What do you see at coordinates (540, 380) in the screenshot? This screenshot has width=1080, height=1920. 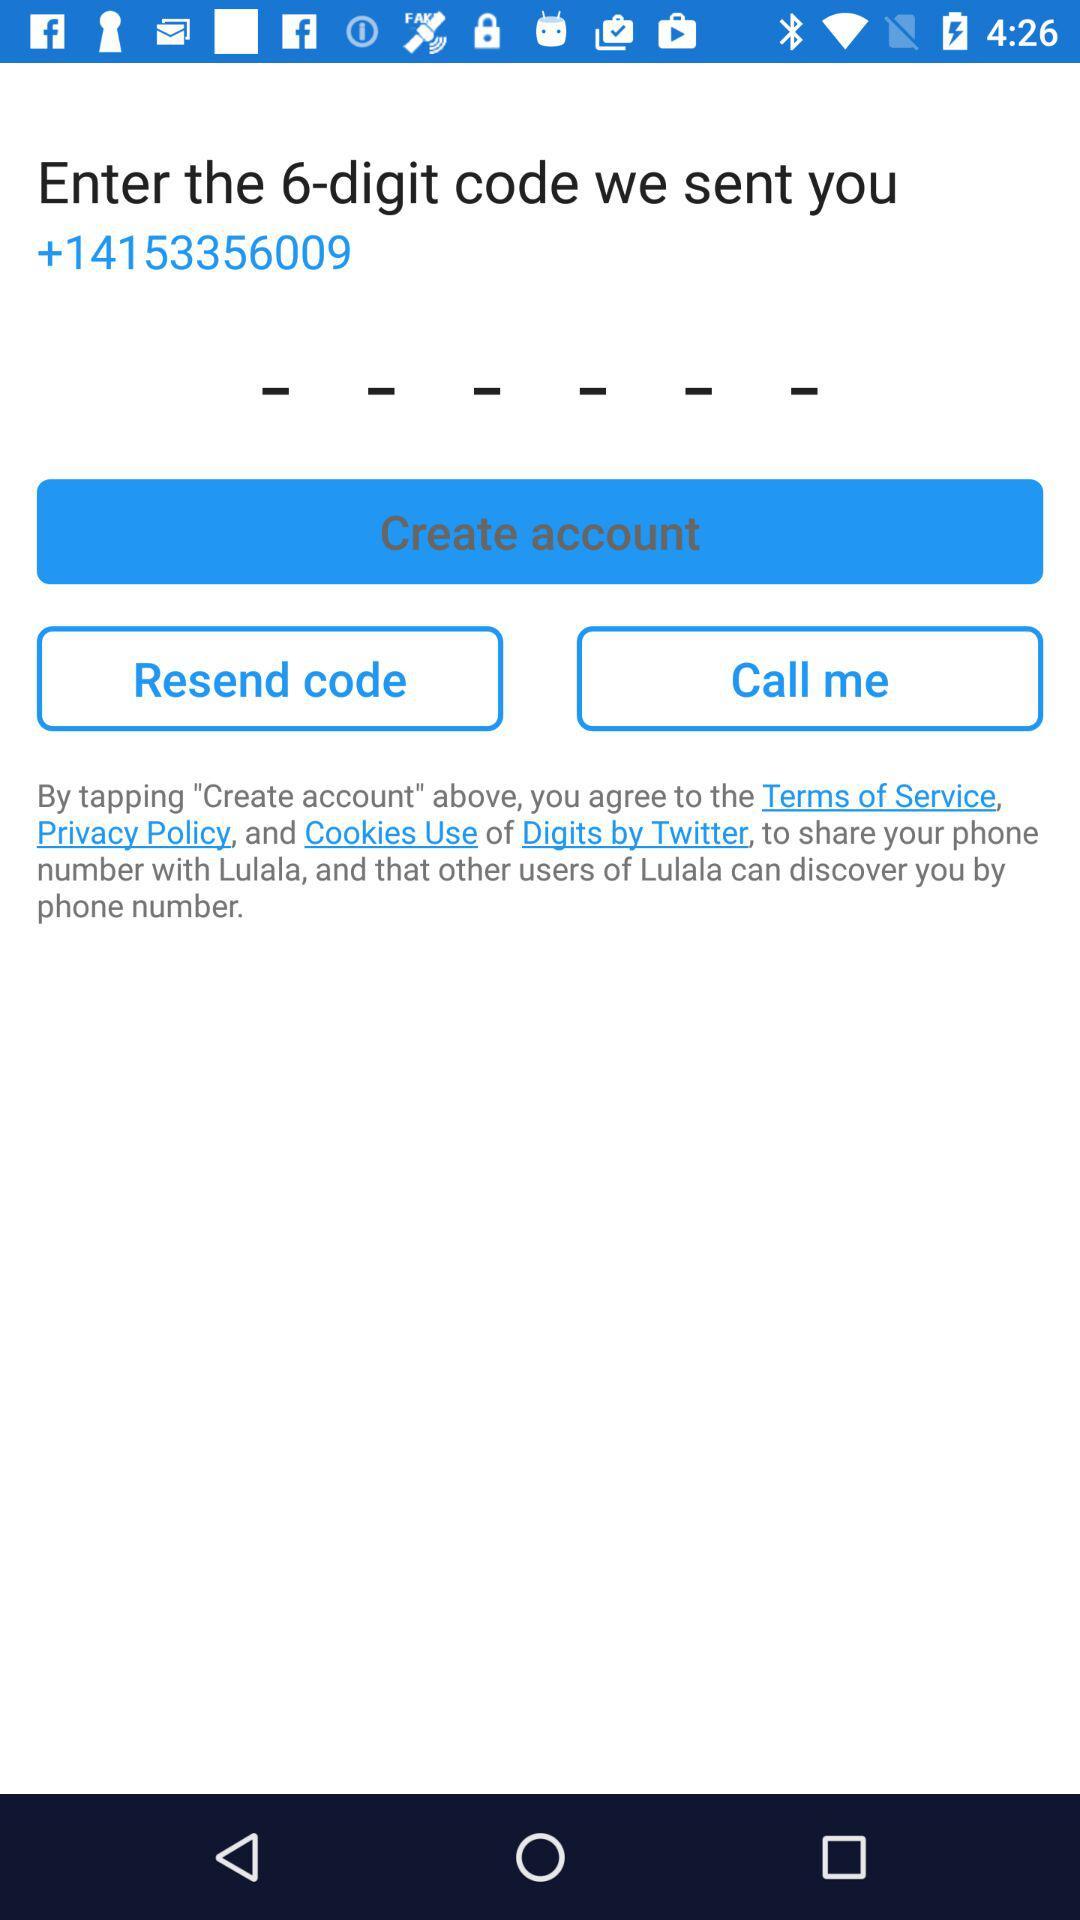 I see `- - - - - - item` at bounding box center [540, 380].